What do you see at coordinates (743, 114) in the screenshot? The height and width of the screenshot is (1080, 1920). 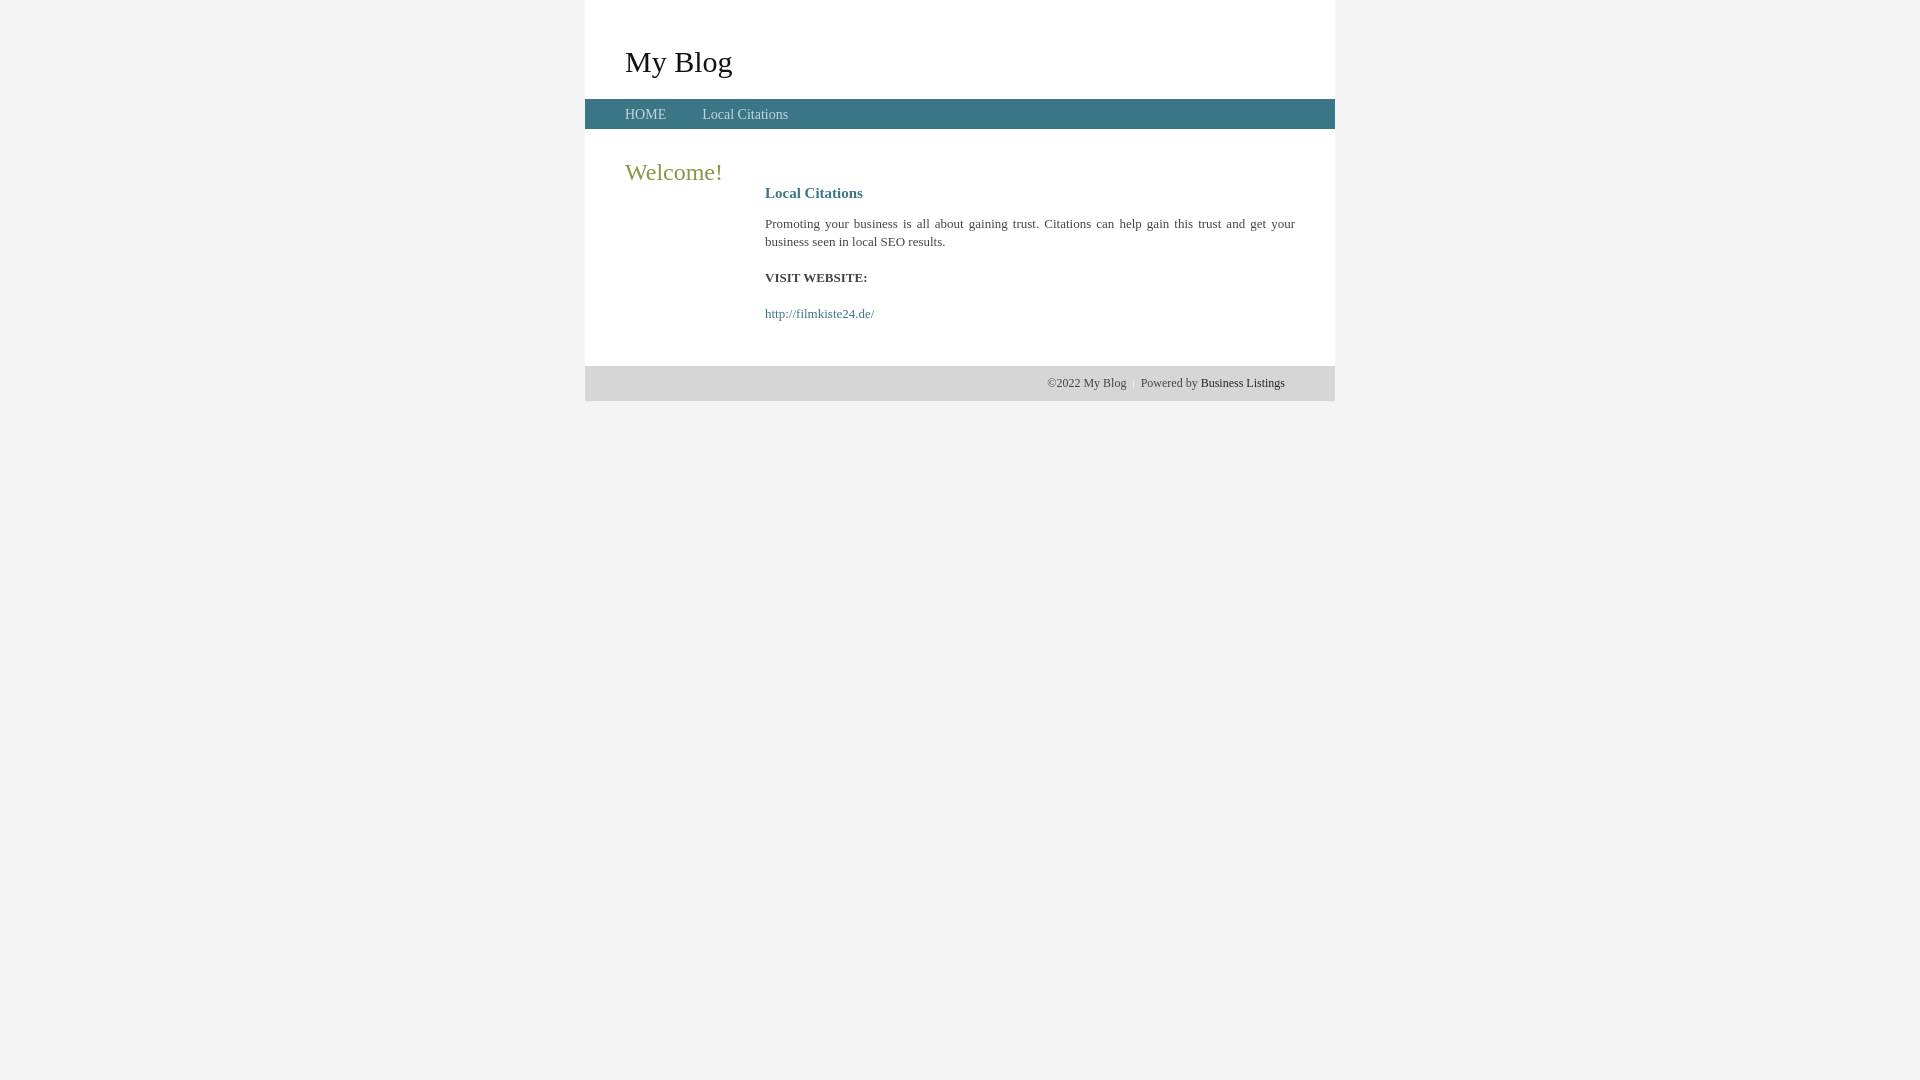 I see `'Local Citations'` at bounding box center [743, 114].